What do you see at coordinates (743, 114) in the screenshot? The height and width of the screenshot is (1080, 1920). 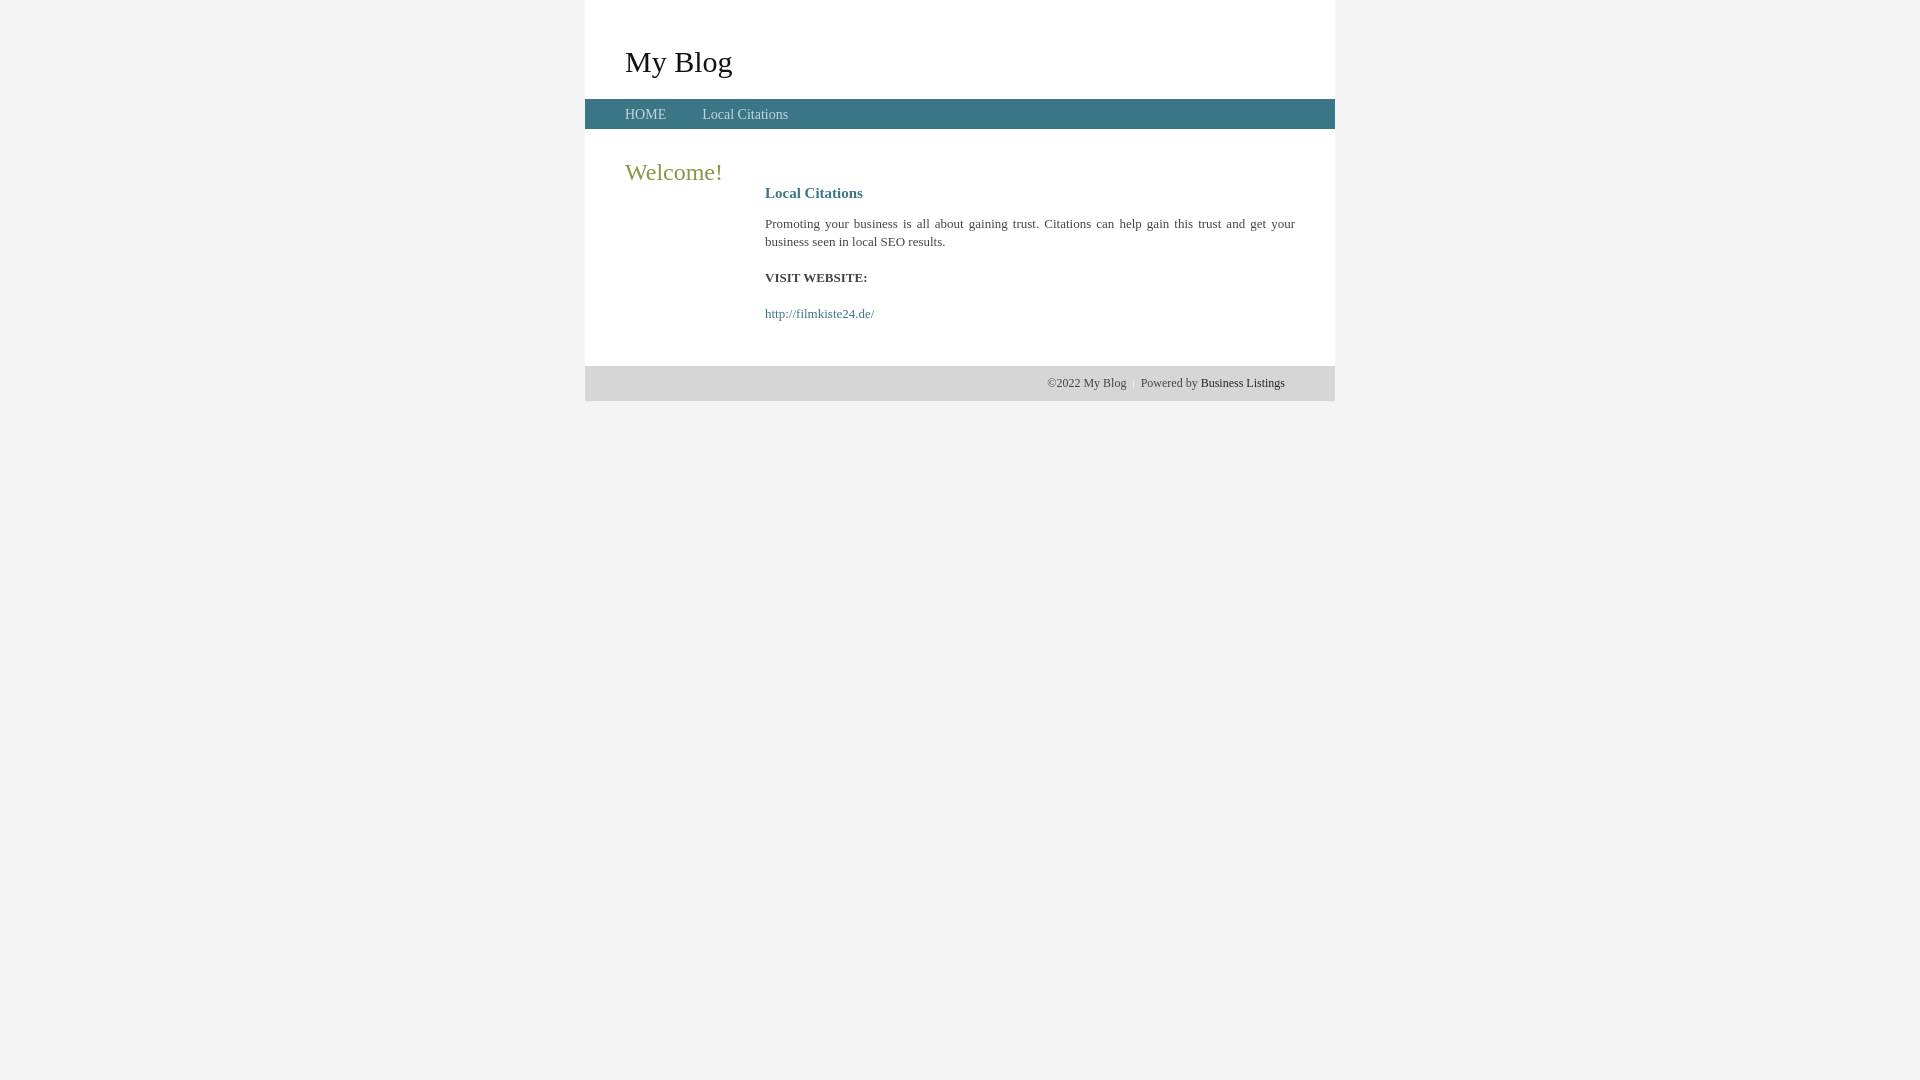 I see `'Local Citations'` at bounding box center [743, 114].